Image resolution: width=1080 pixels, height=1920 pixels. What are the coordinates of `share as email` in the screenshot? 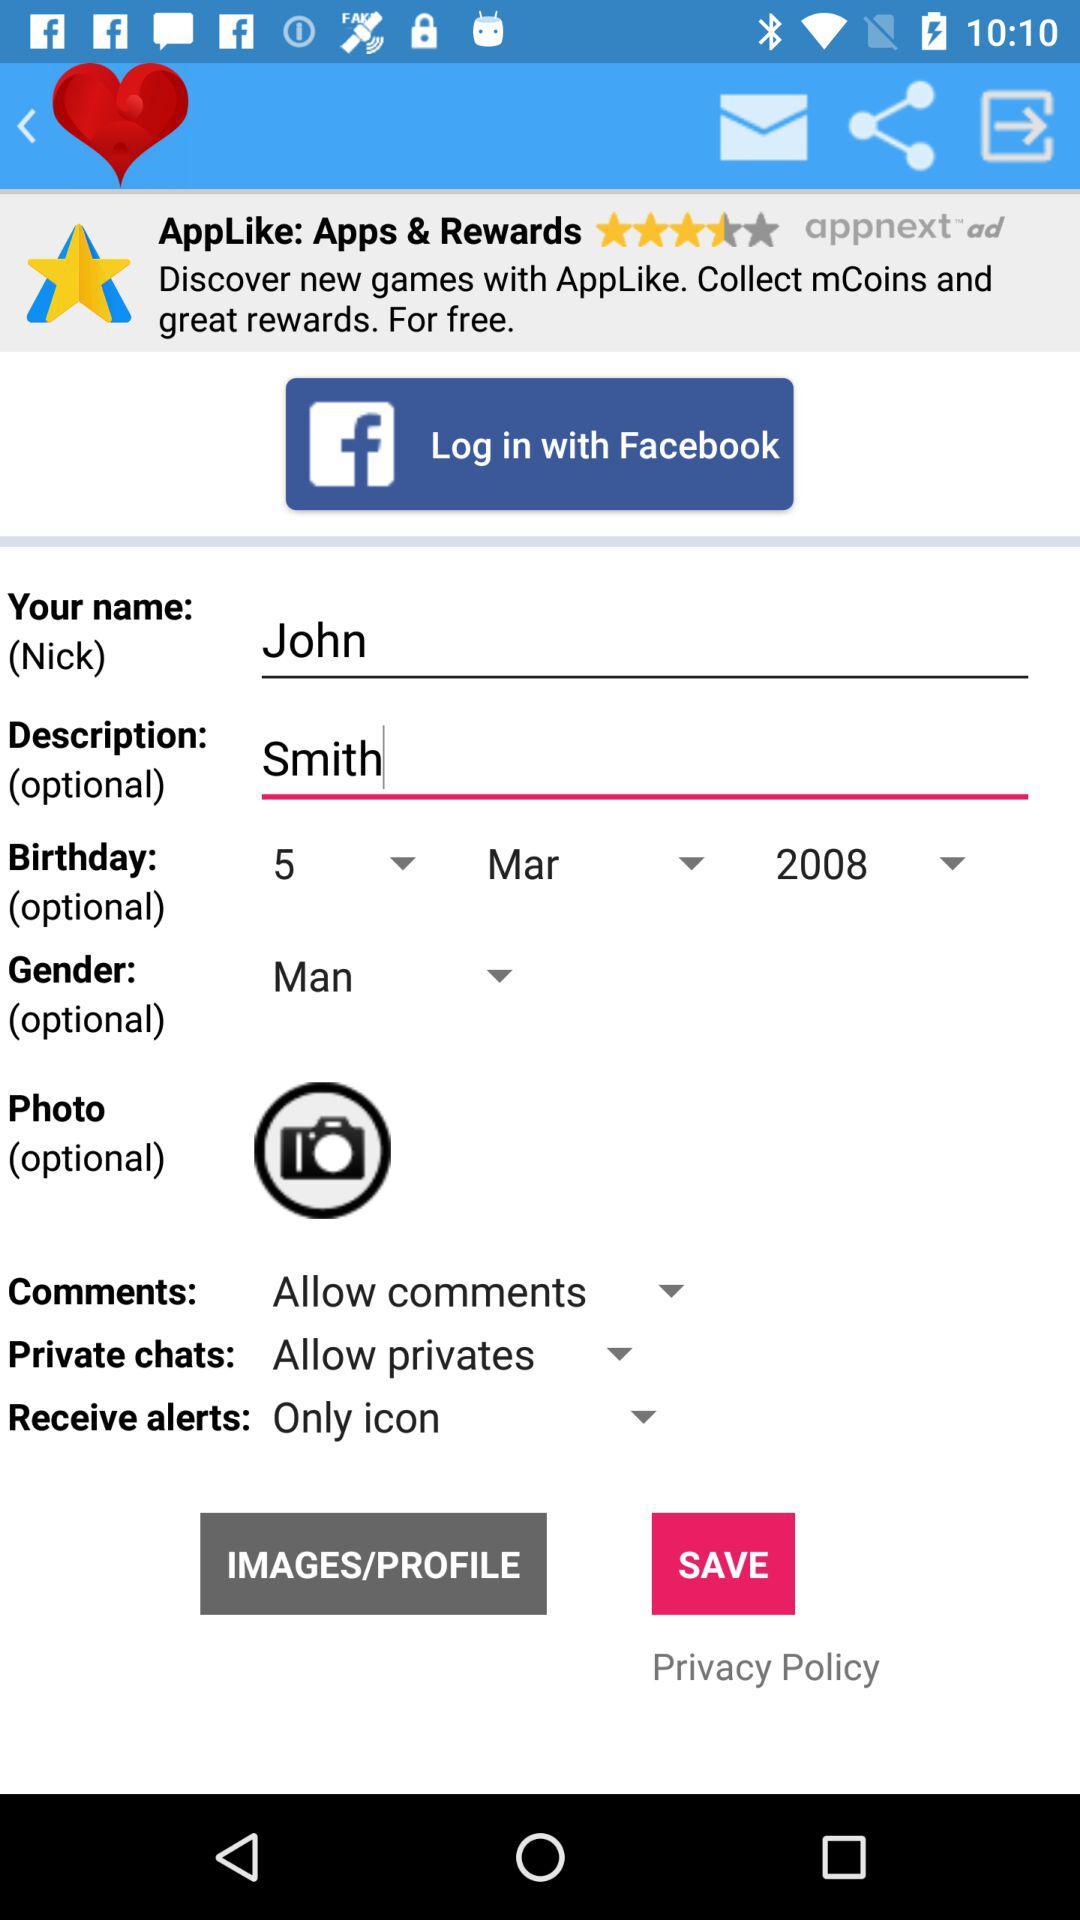 It's located at (764, 124).